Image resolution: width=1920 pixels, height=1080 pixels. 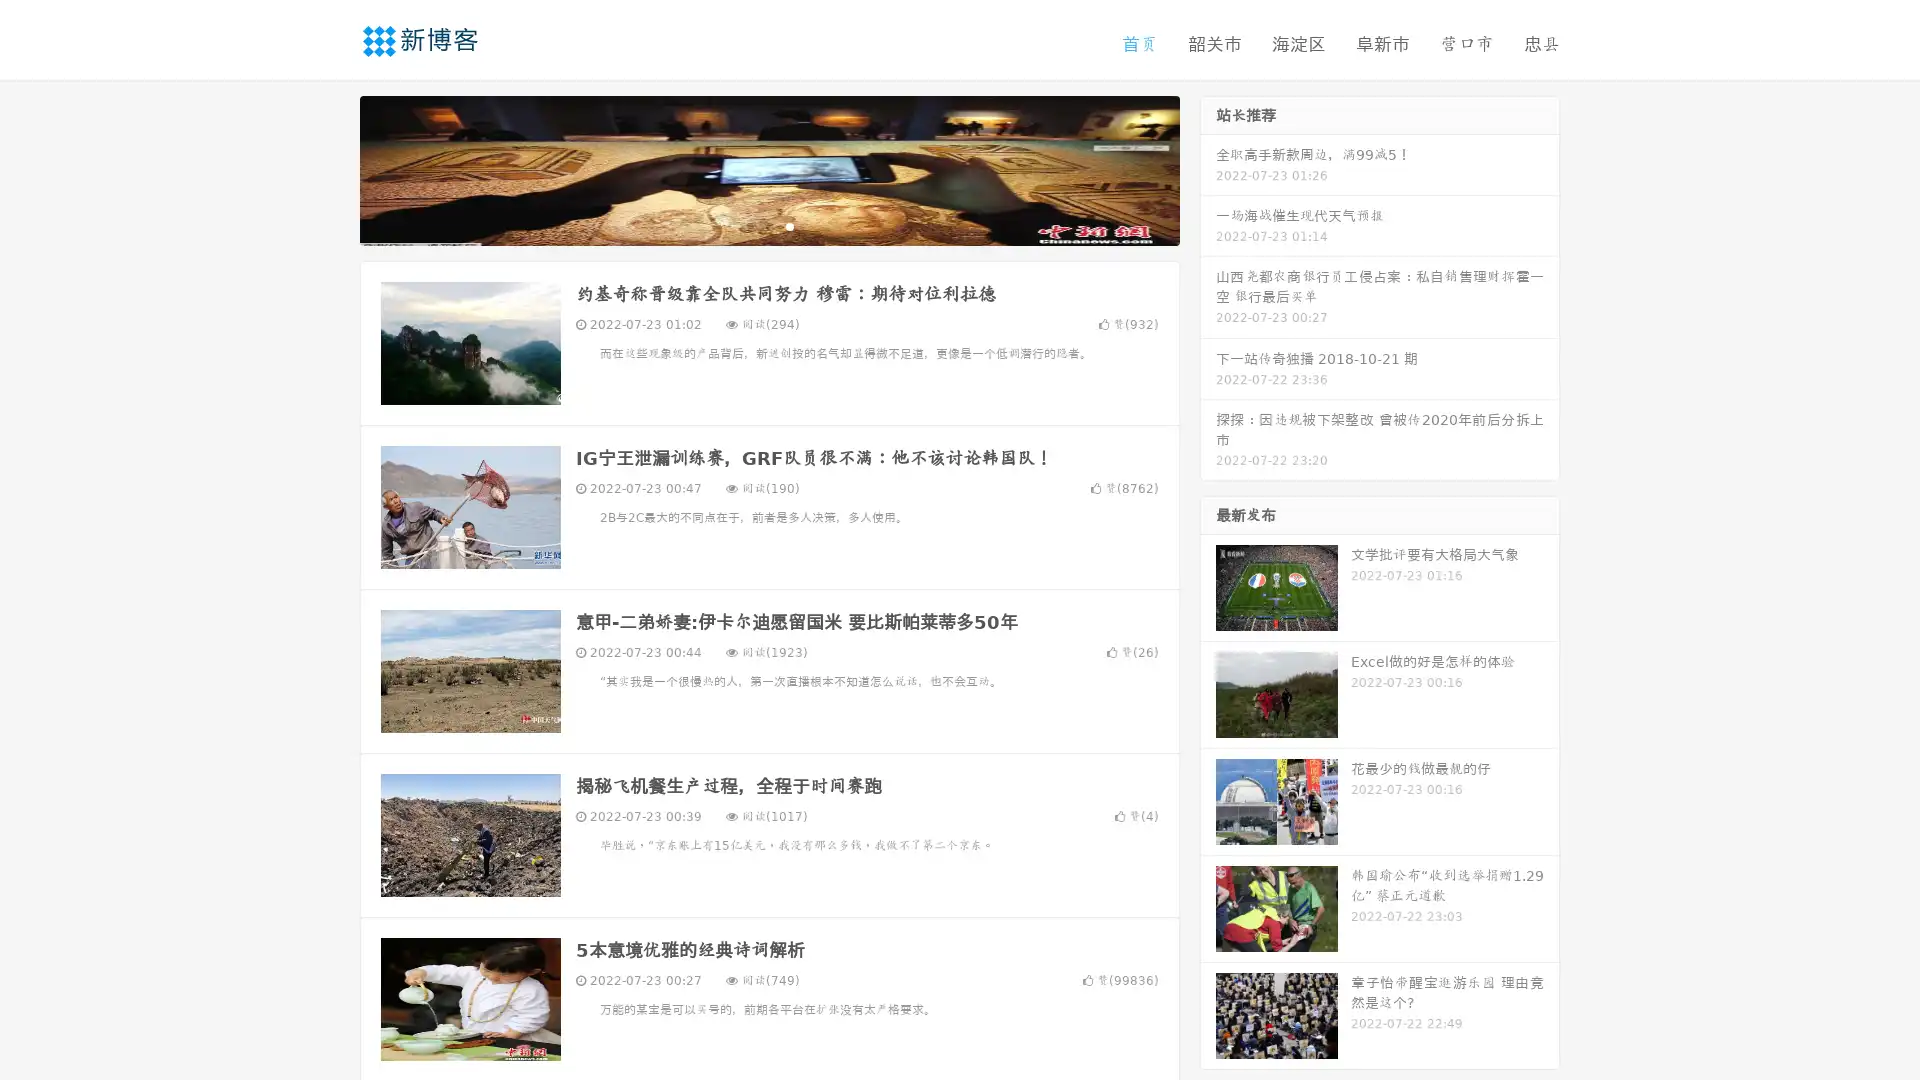 I want to click on Go to slide 3, so click(x=789, y=225).